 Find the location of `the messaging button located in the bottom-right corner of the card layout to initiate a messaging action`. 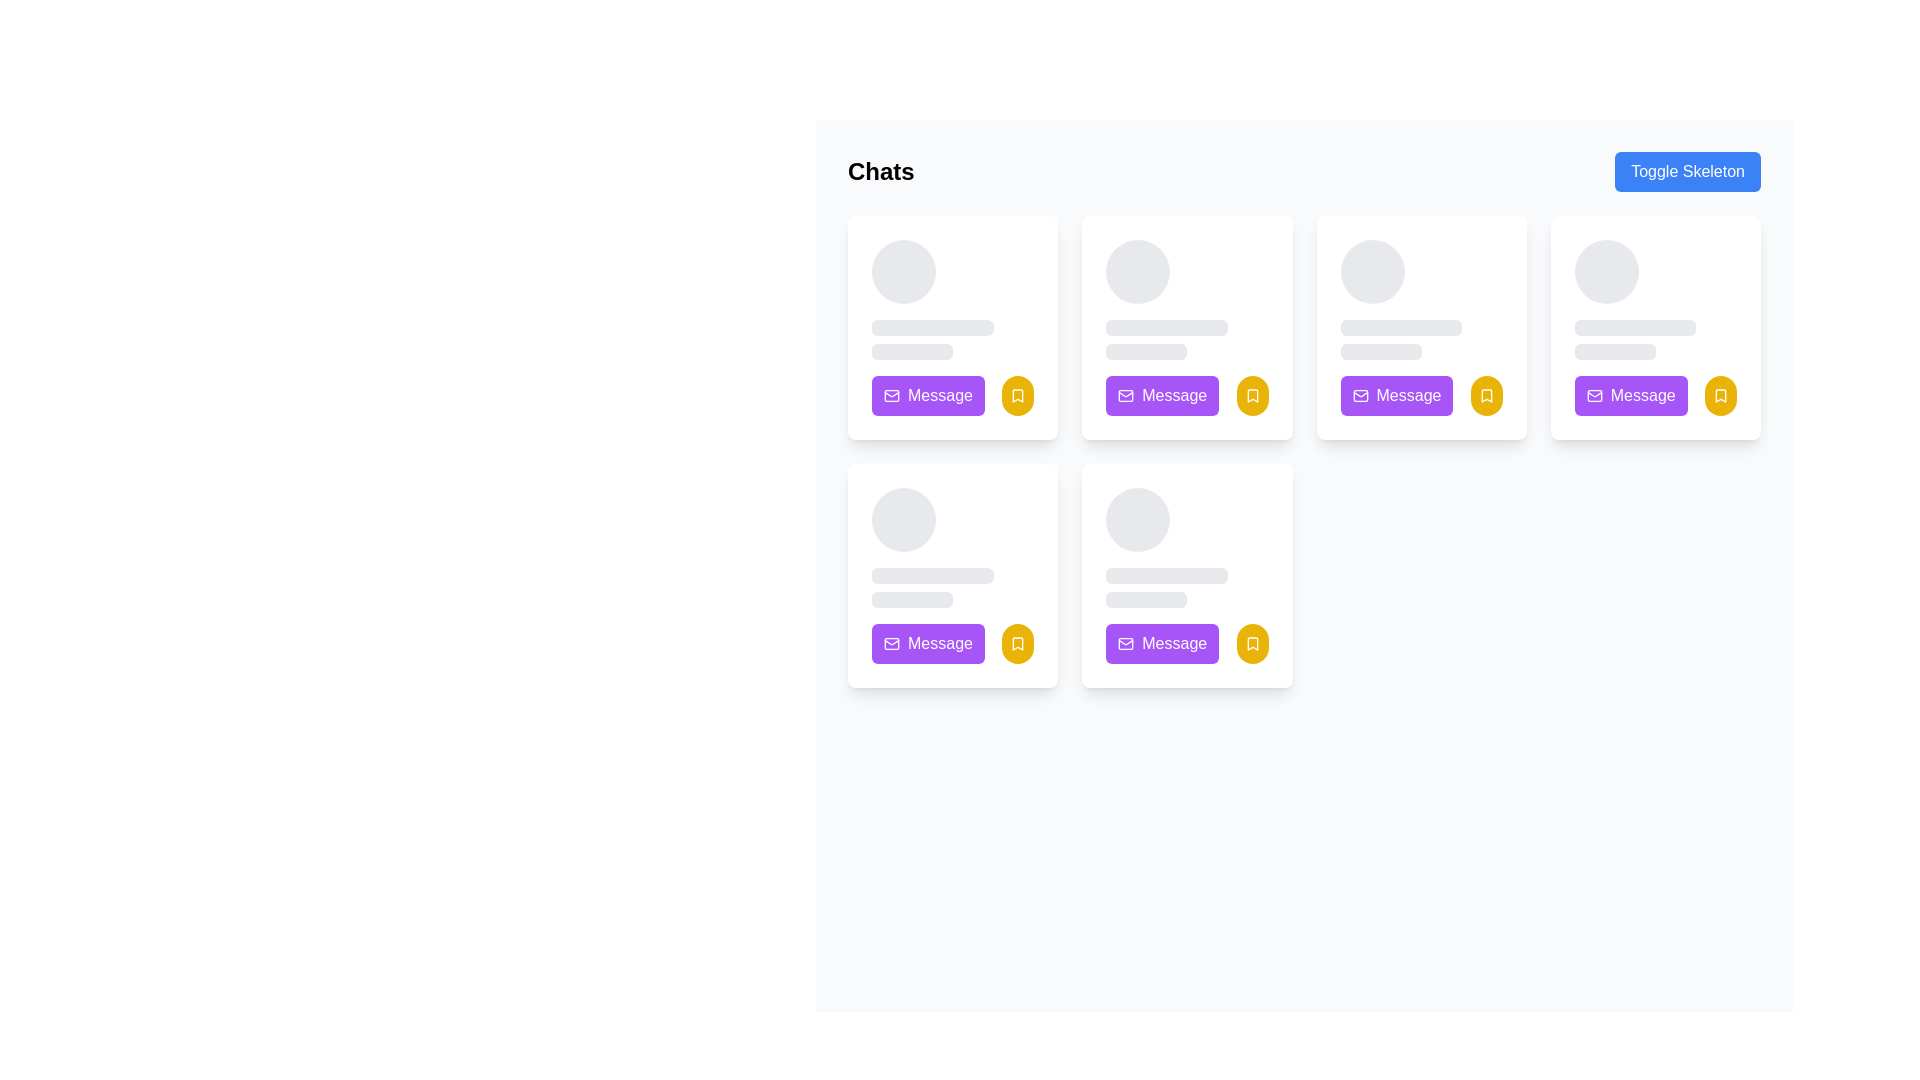

the messaging button located in the bottom-right corner of the card layout to initiate a messaging action is located at coordinates (1420, 396).